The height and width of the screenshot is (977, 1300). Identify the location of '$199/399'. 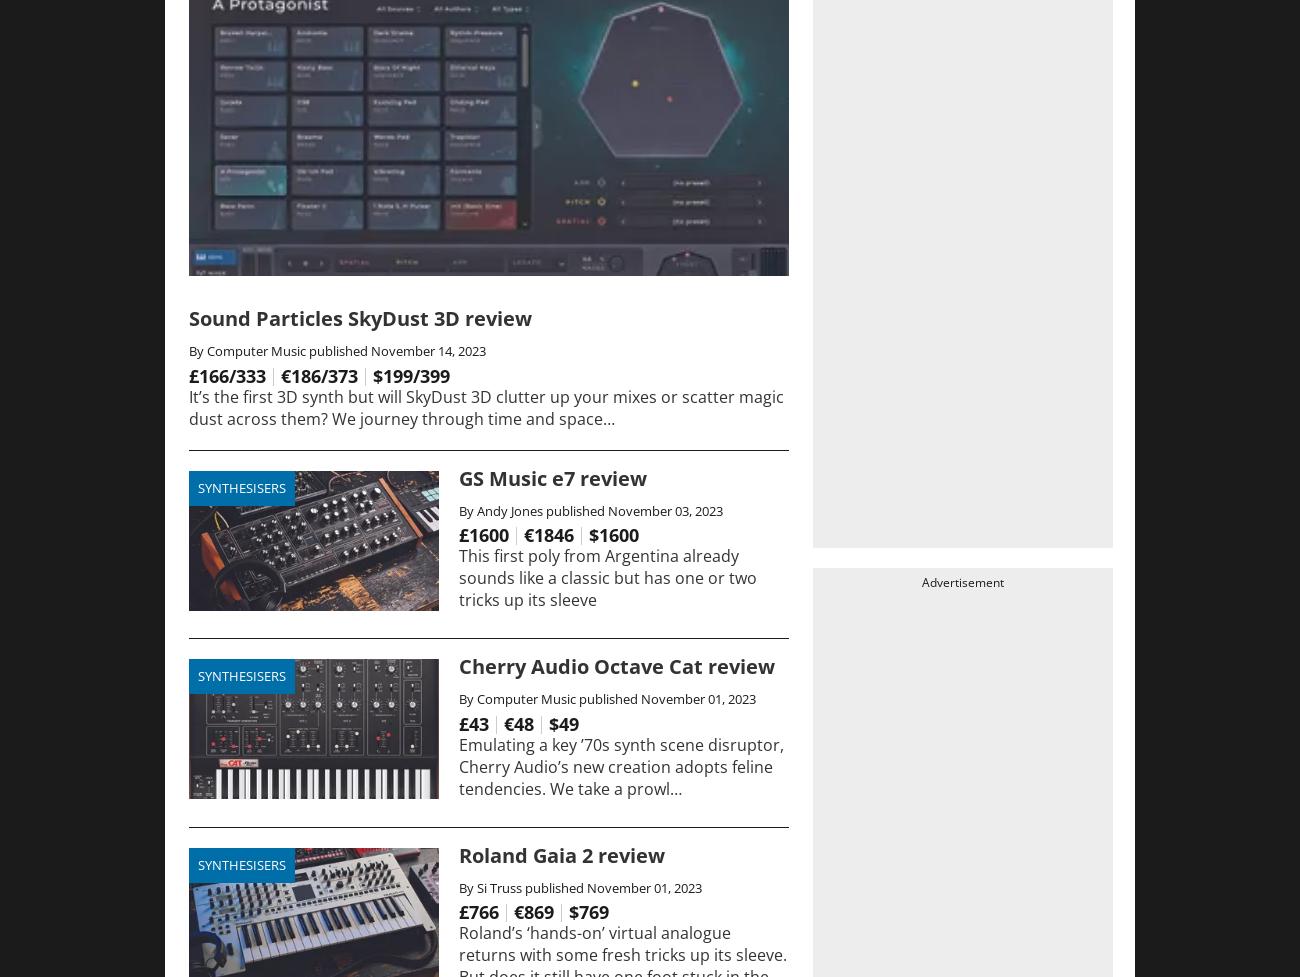
(411, 374).